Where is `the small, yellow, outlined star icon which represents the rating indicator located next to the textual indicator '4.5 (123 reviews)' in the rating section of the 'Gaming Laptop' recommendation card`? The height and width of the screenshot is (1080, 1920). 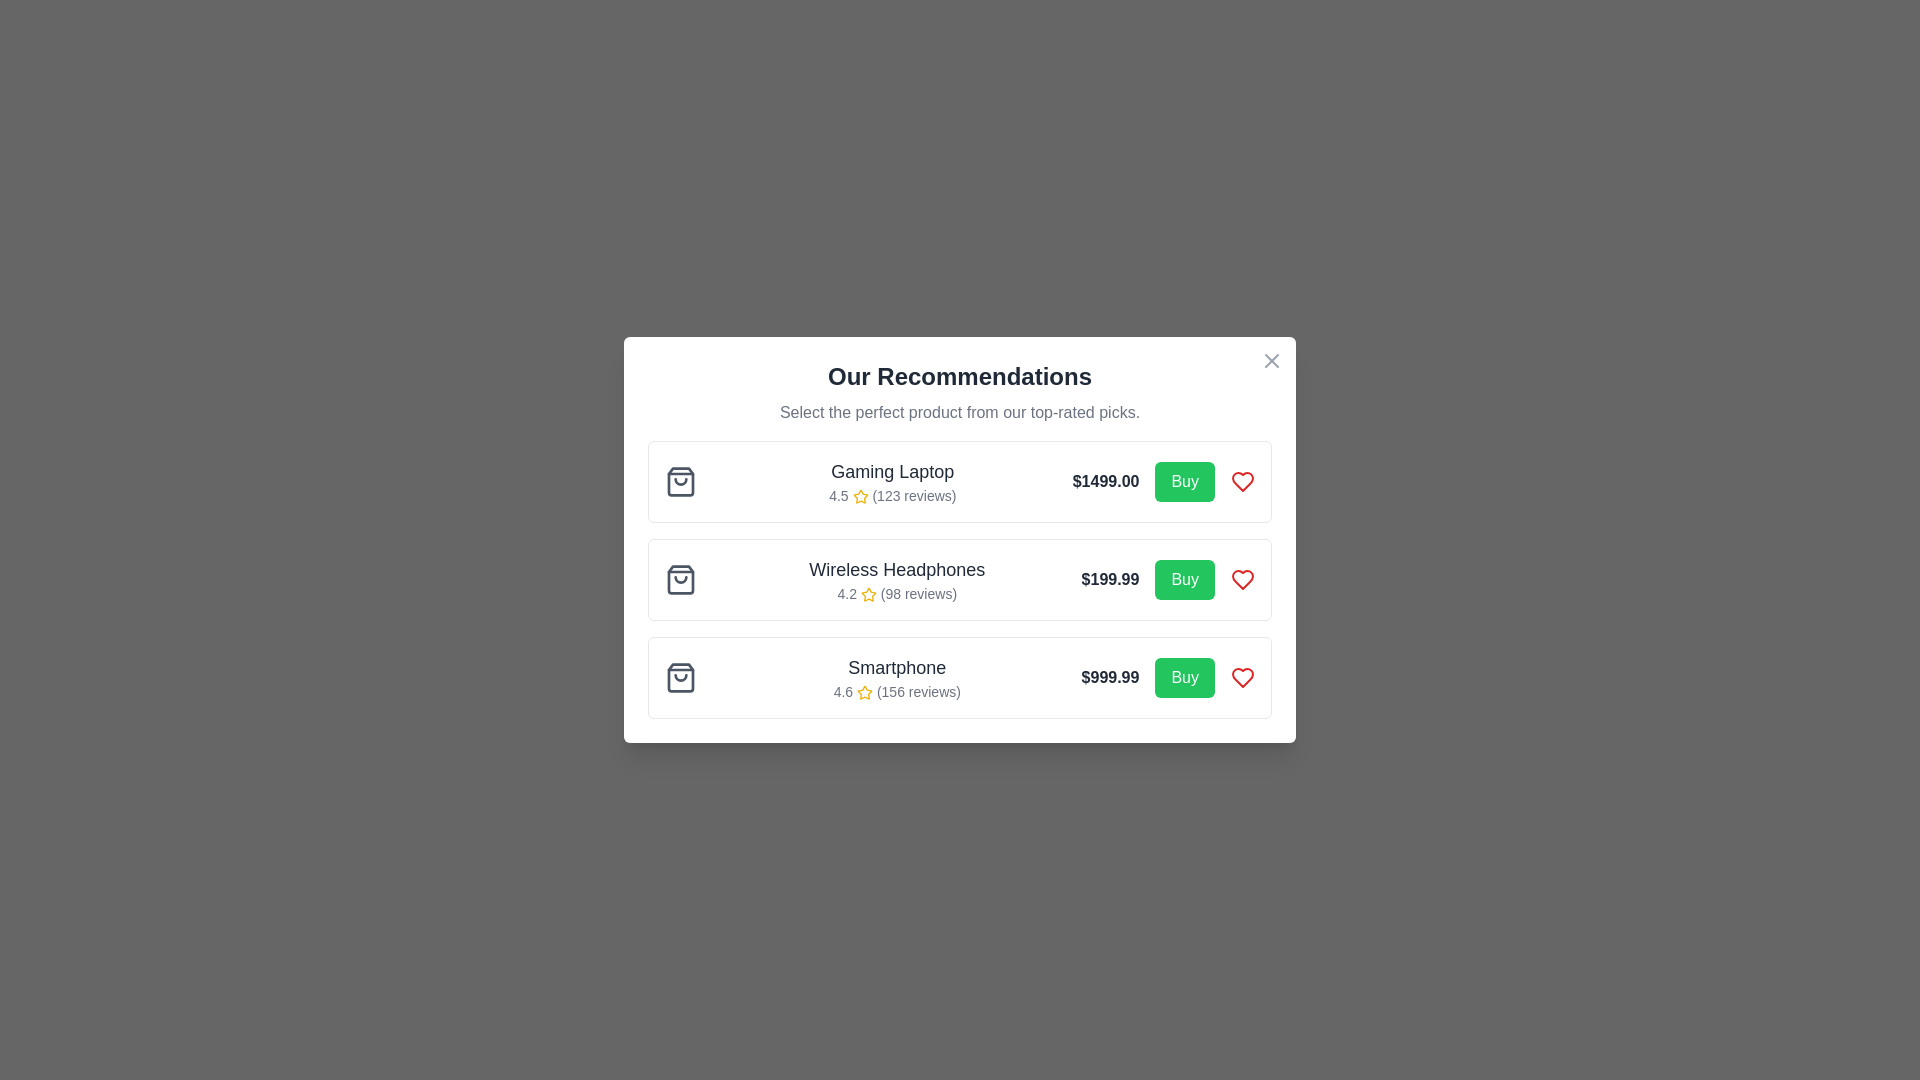 the small, yellow, outlined star icon which represents the rating indicator located next to the textual indicator '4.5 (123 reviews)' in the rating section of the 'Gaming Laptop' recommendation card is located at coordinates (860, 496).